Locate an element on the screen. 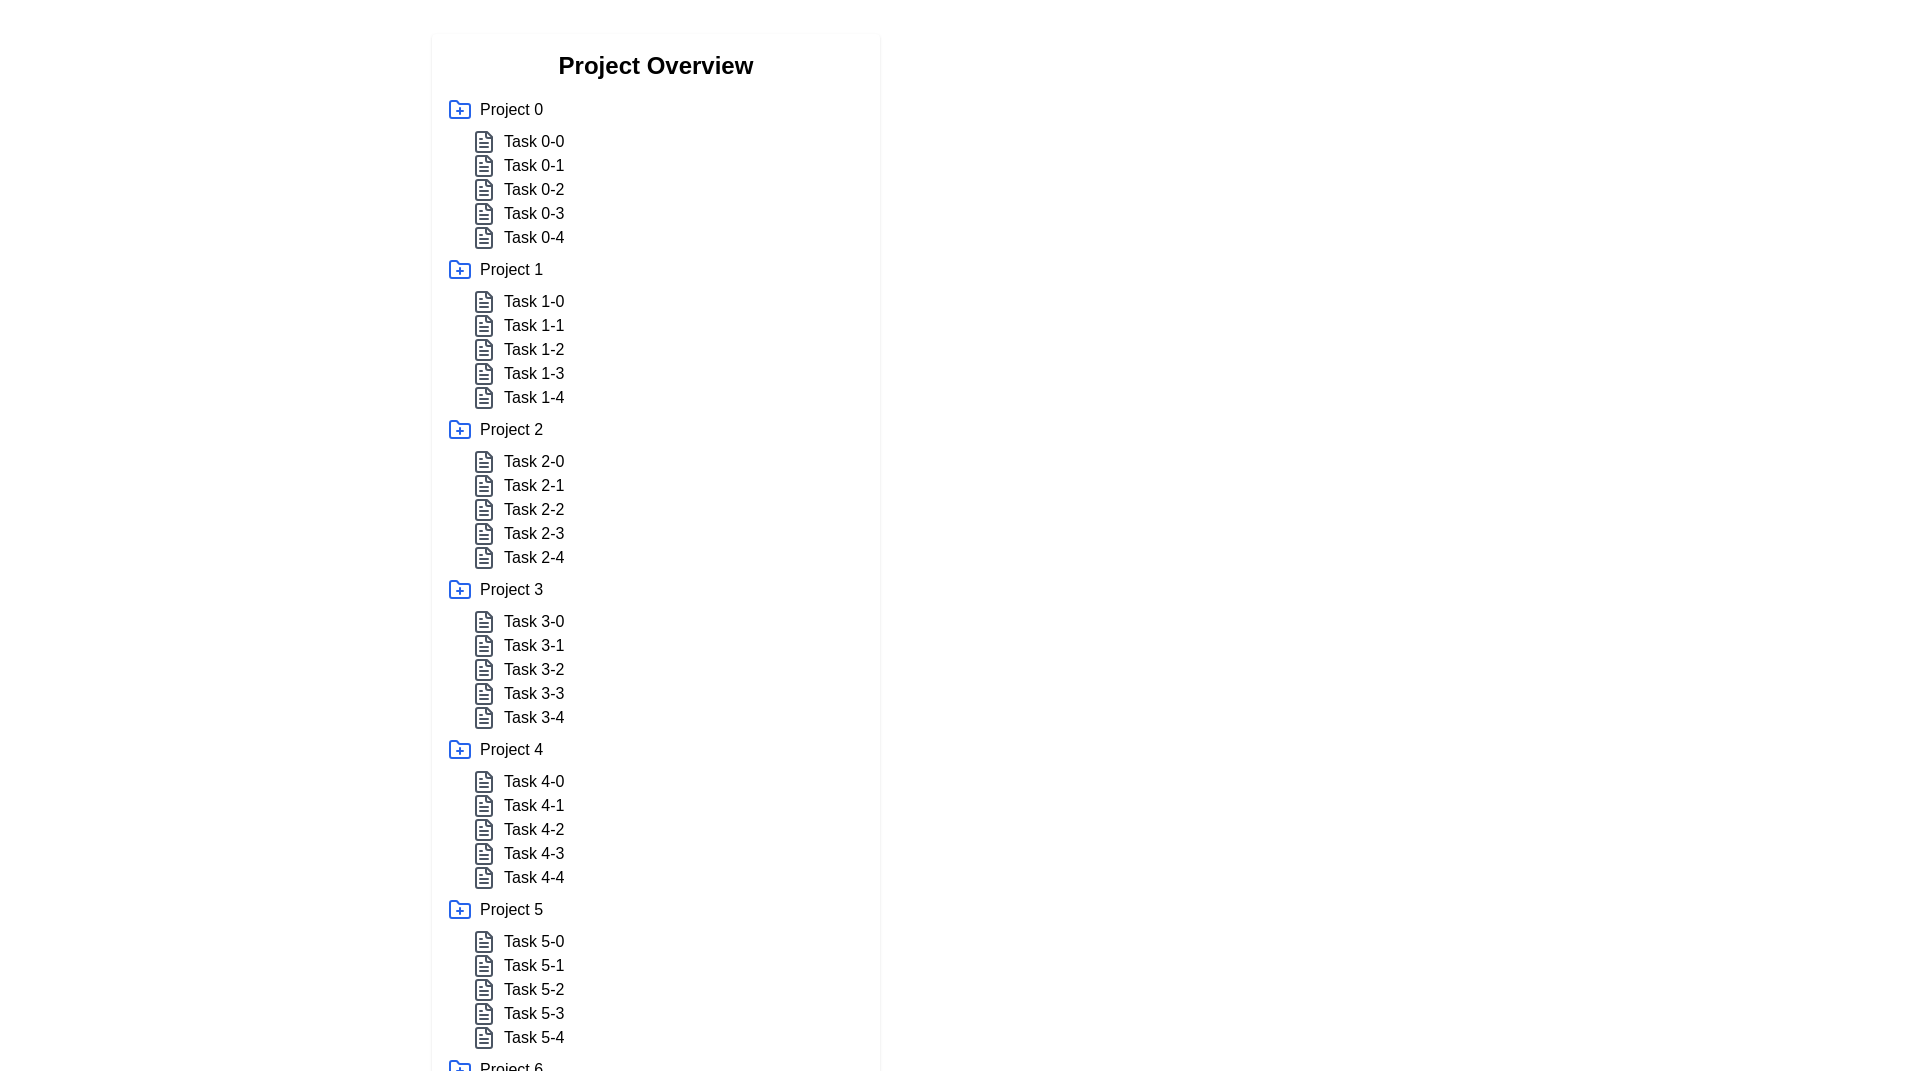  the third Text Label item in the list under the 'Project 2' heading, which is located between 'Task 2-1' and 'Task 2-3' is located at coordinates (534, 508).